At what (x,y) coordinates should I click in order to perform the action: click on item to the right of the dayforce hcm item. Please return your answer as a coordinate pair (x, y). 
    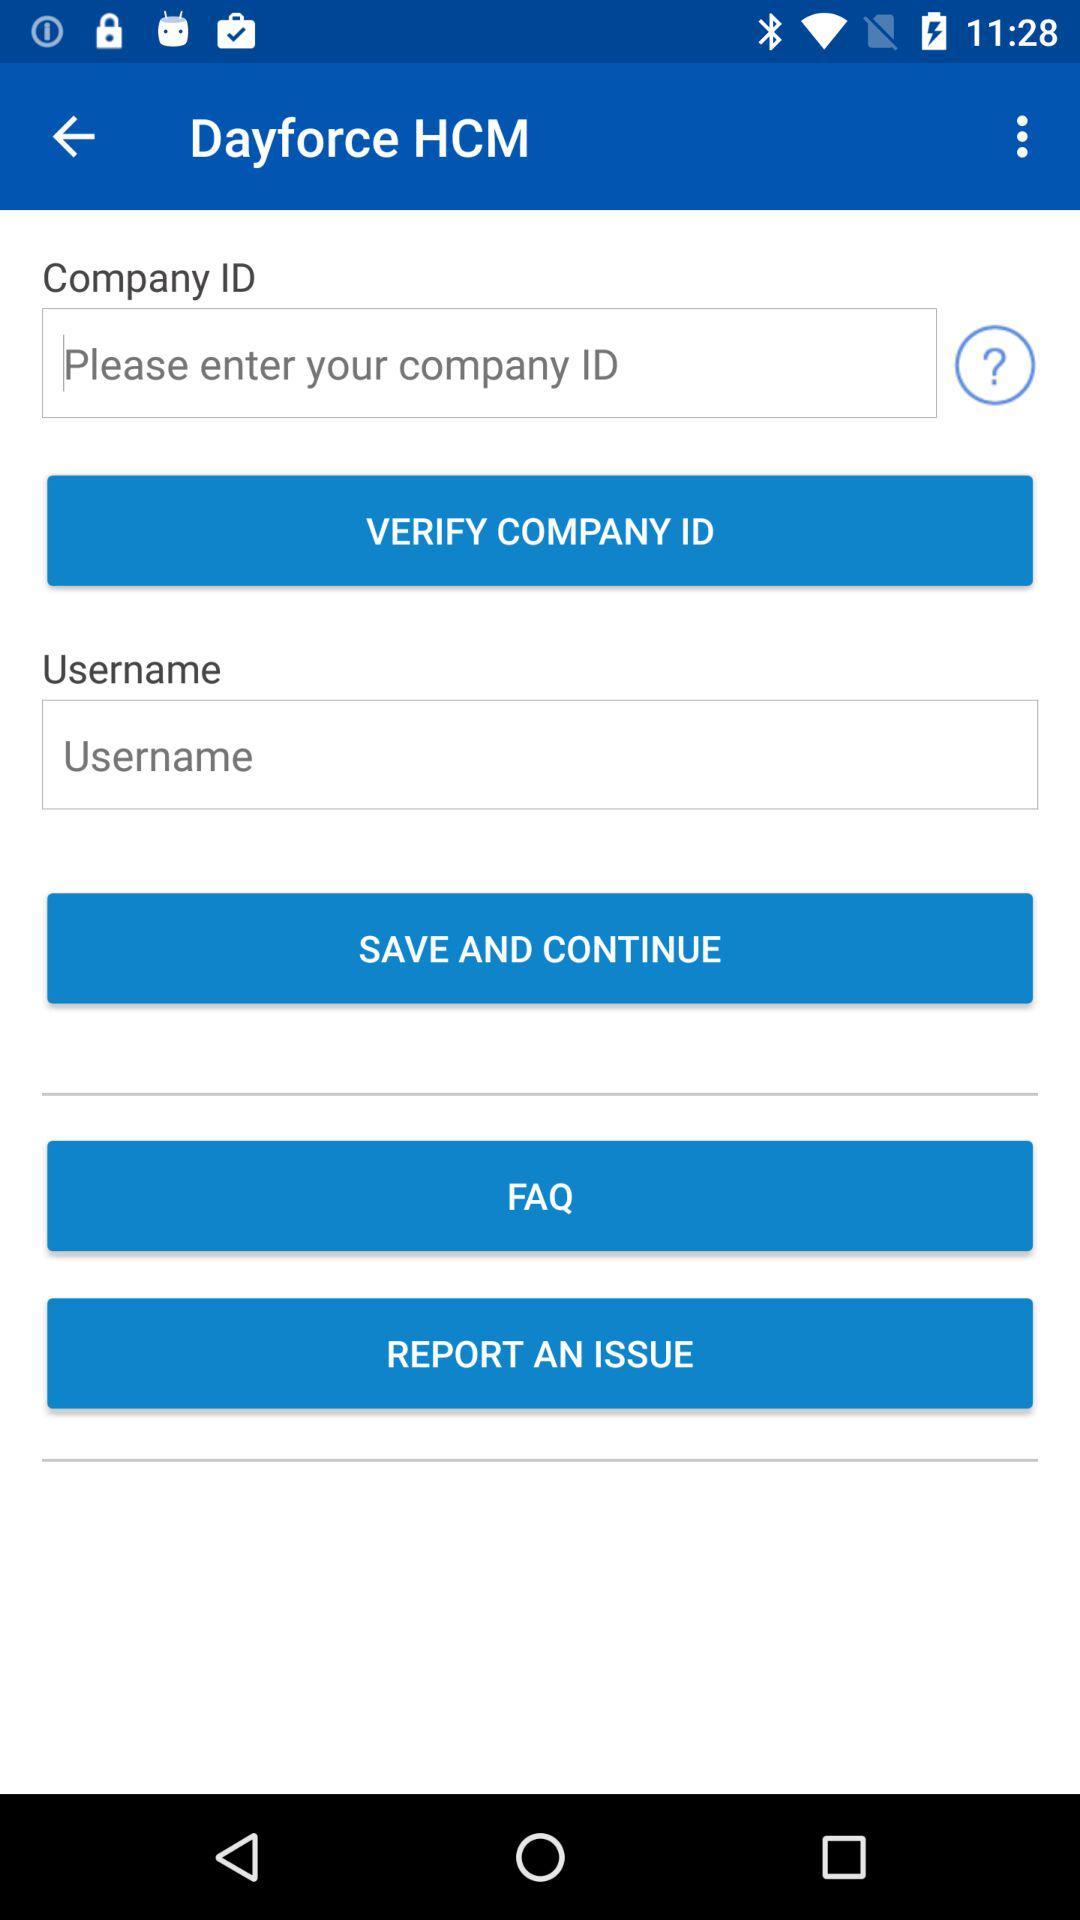
    Looking at the image, I should click on (1027, 135).